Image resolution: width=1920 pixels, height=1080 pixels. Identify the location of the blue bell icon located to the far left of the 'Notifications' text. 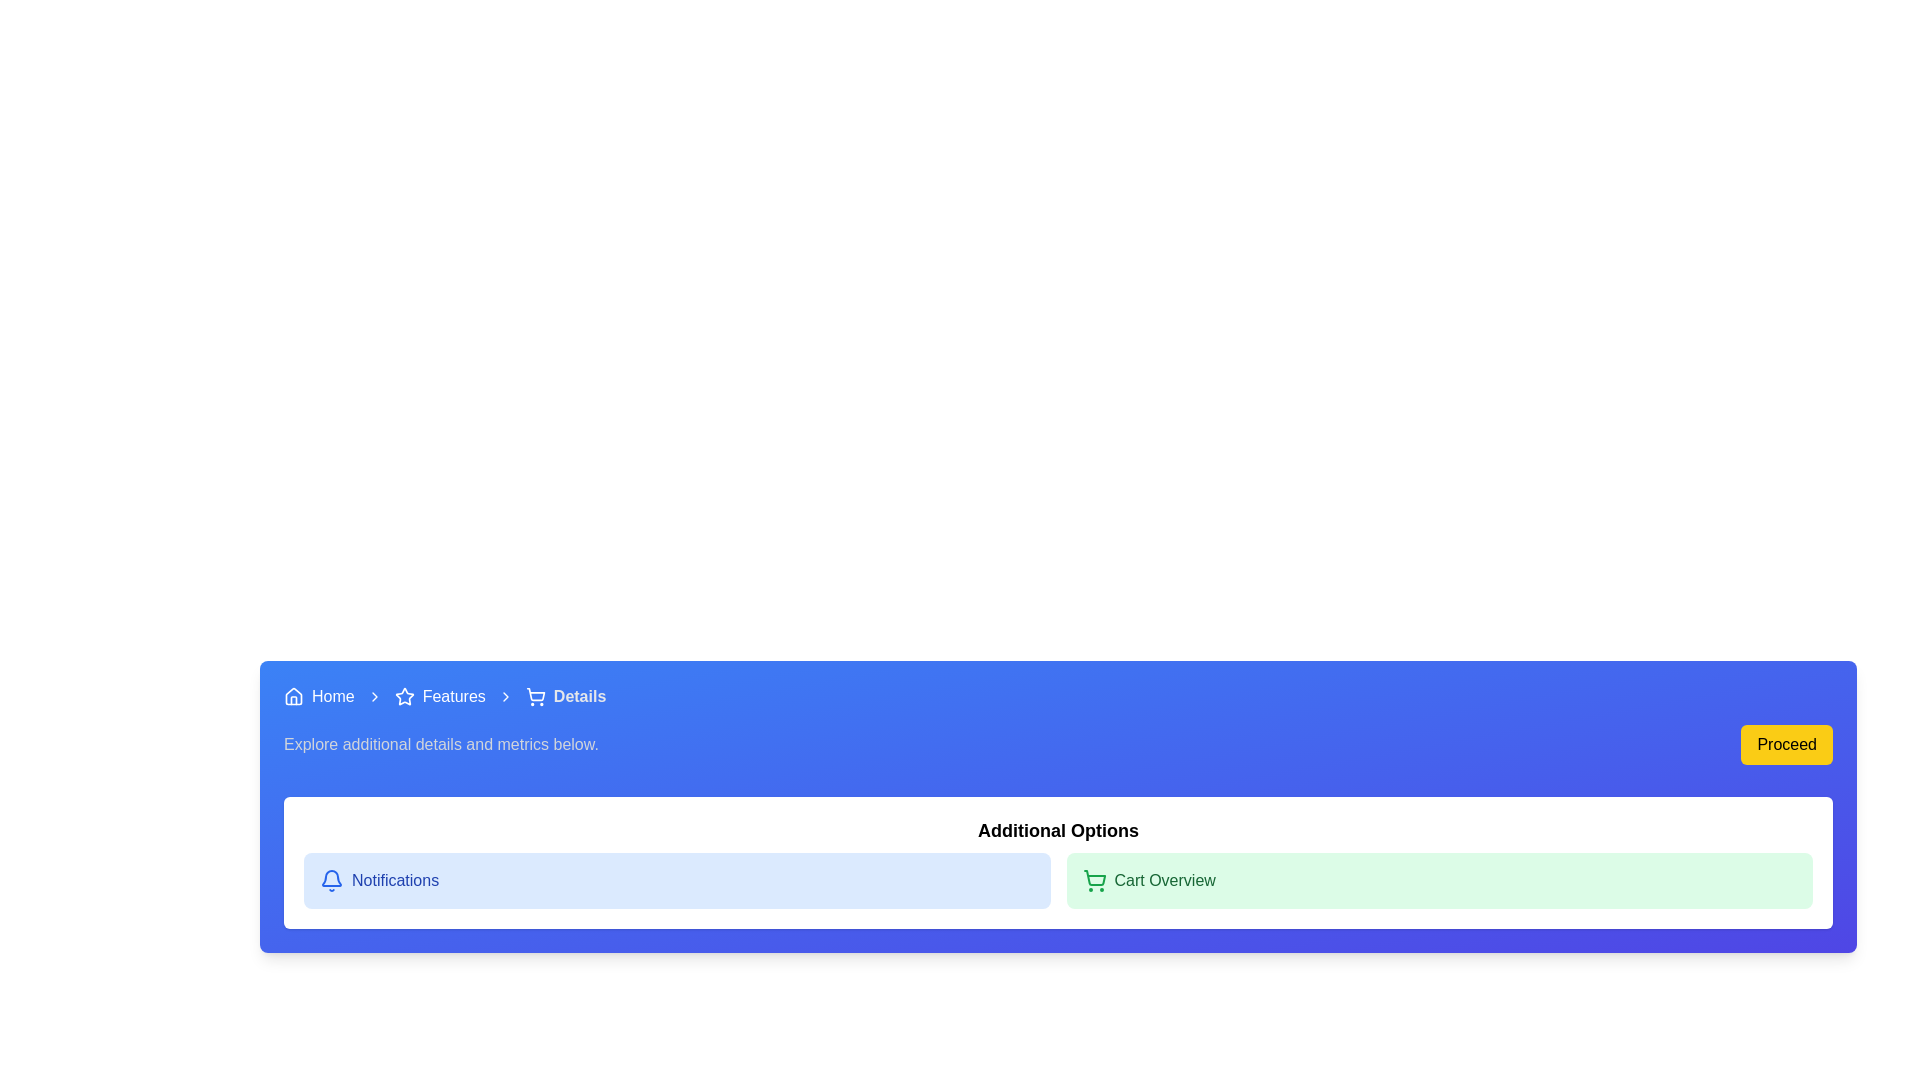
(331, 879).